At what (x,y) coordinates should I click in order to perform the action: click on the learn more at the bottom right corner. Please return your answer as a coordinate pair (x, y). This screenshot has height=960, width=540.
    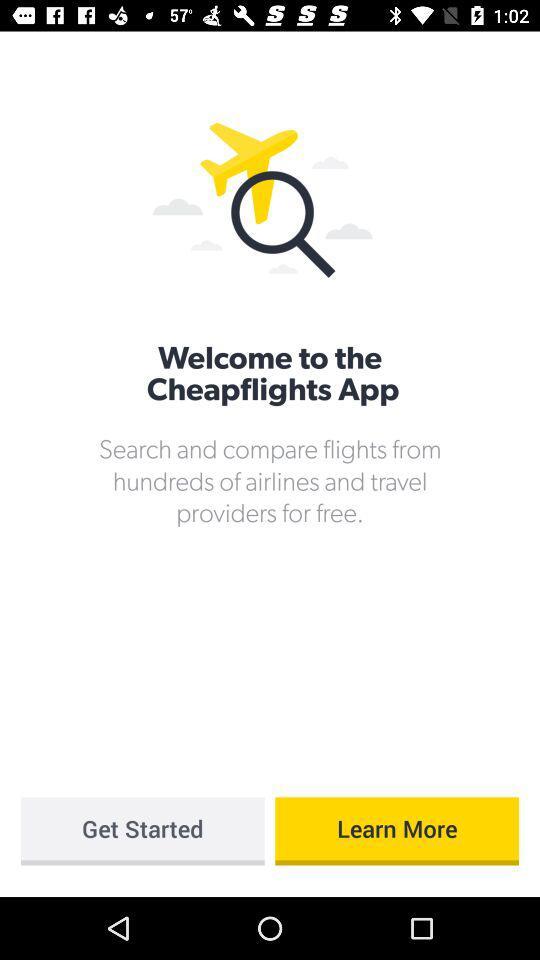
    Looking at the image, I should click on (397, 831).